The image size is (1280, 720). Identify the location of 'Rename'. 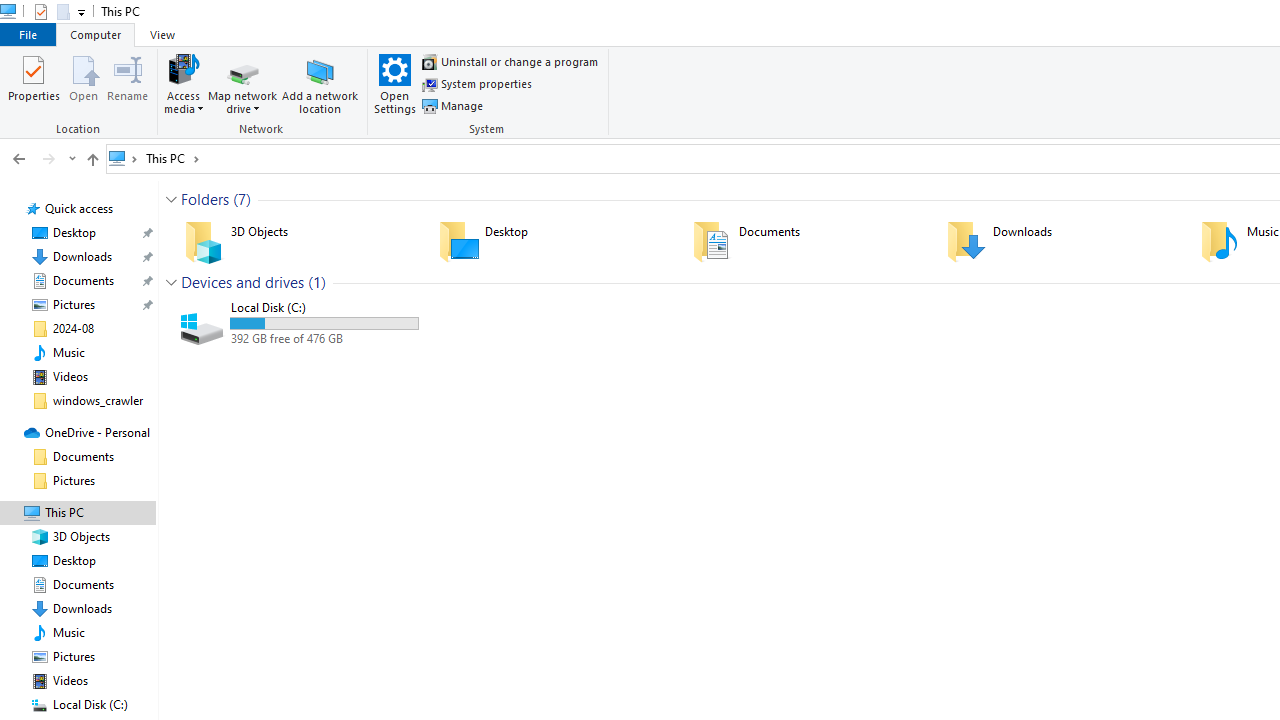
(127, 82).